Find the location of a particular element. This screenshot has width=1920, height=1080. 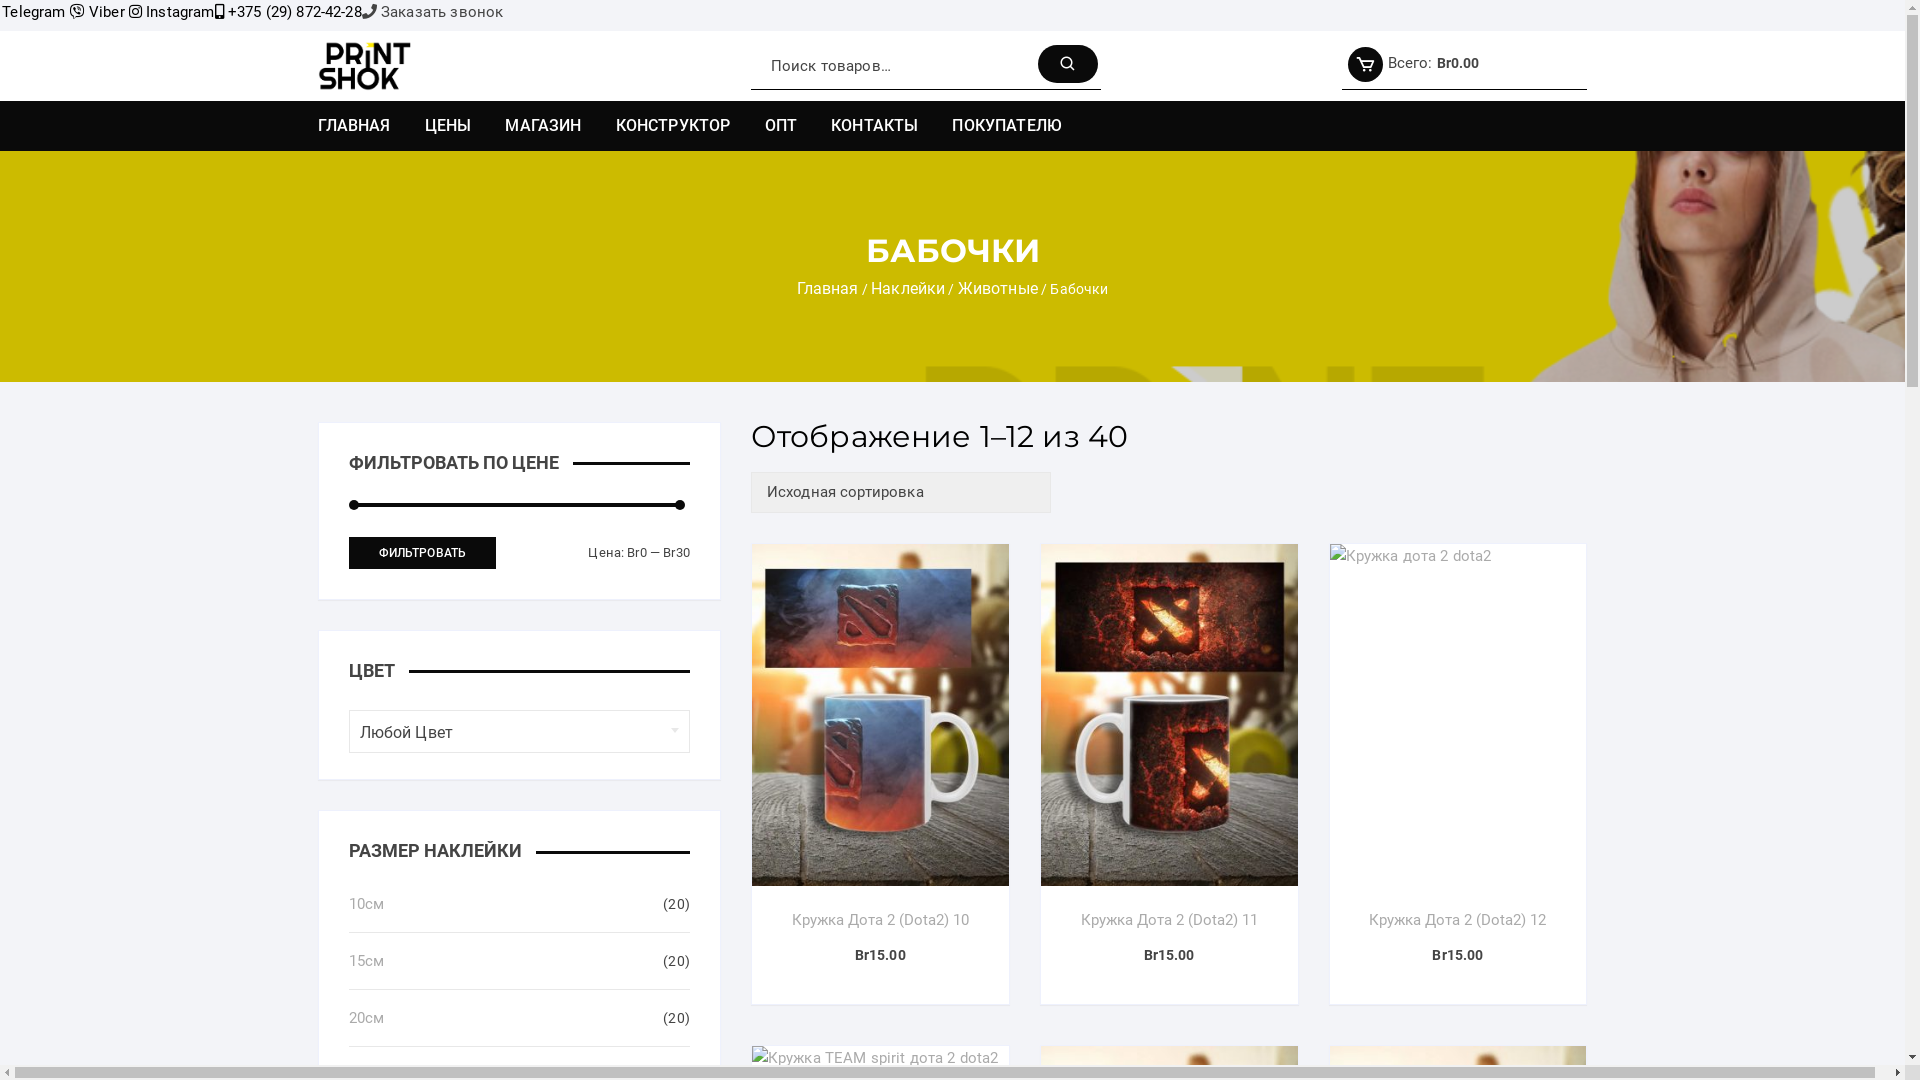

'Viber' is located at coordinates (96, 11).